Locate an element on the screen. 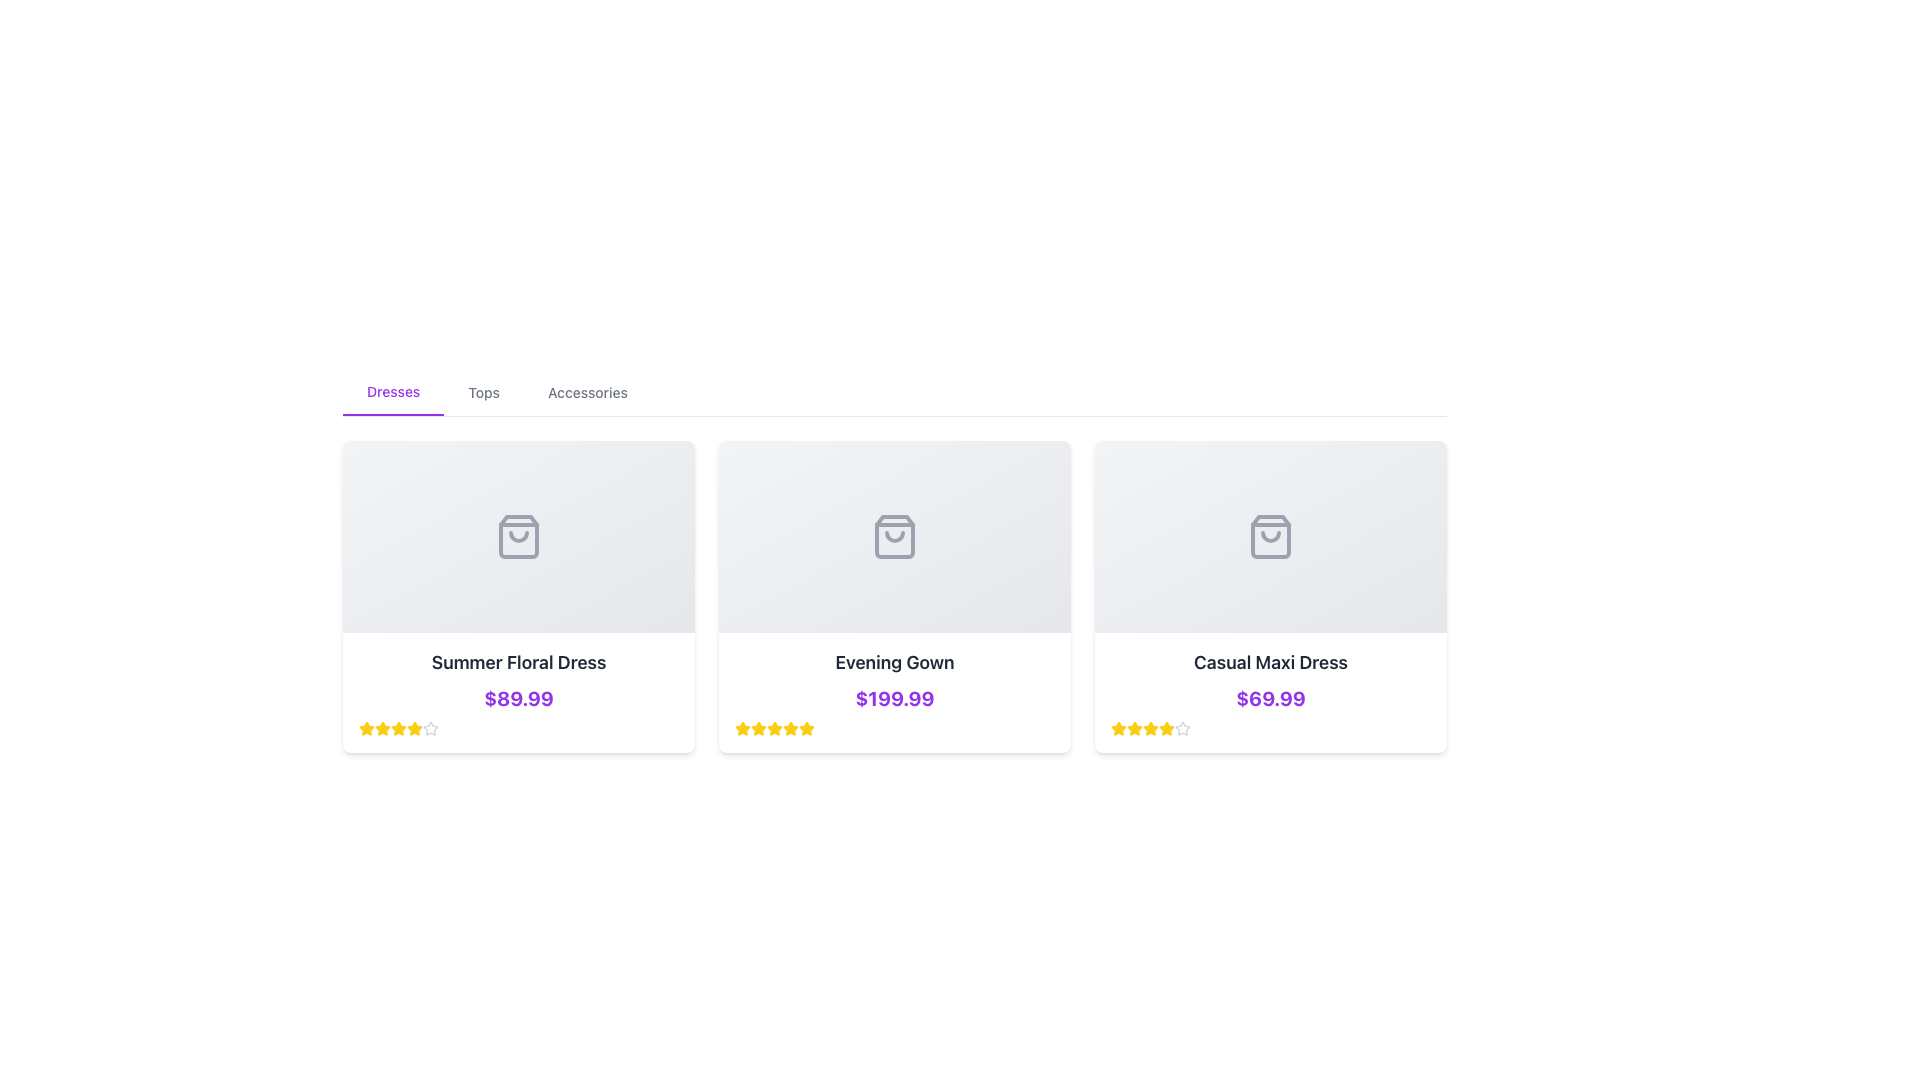  the shopping-related icon for the product 'Evening Gown', which is located at the center of the second tile in a row of three tiles, above the text and price is located at coordinates (893, 535).